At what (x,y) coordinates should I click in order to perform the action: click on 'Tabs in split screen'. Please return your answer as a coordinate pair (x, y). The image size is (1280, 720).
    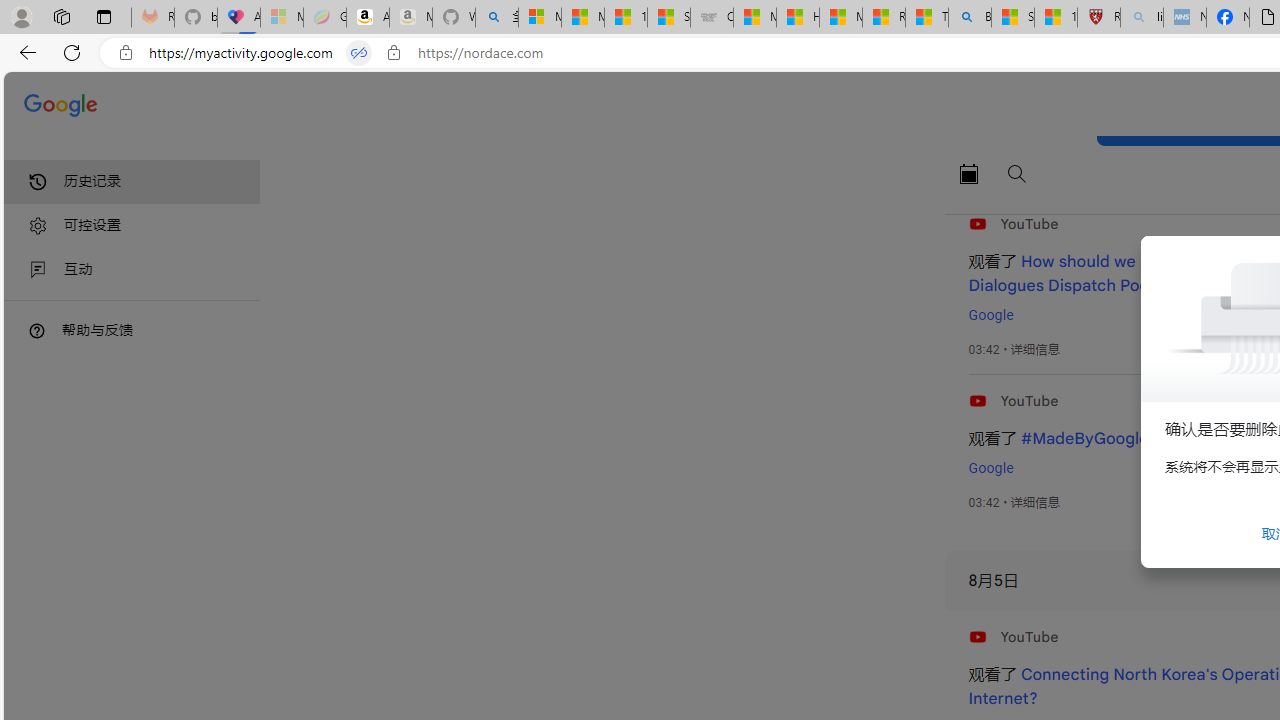
    Looking at the image, I should click on (359, 52).